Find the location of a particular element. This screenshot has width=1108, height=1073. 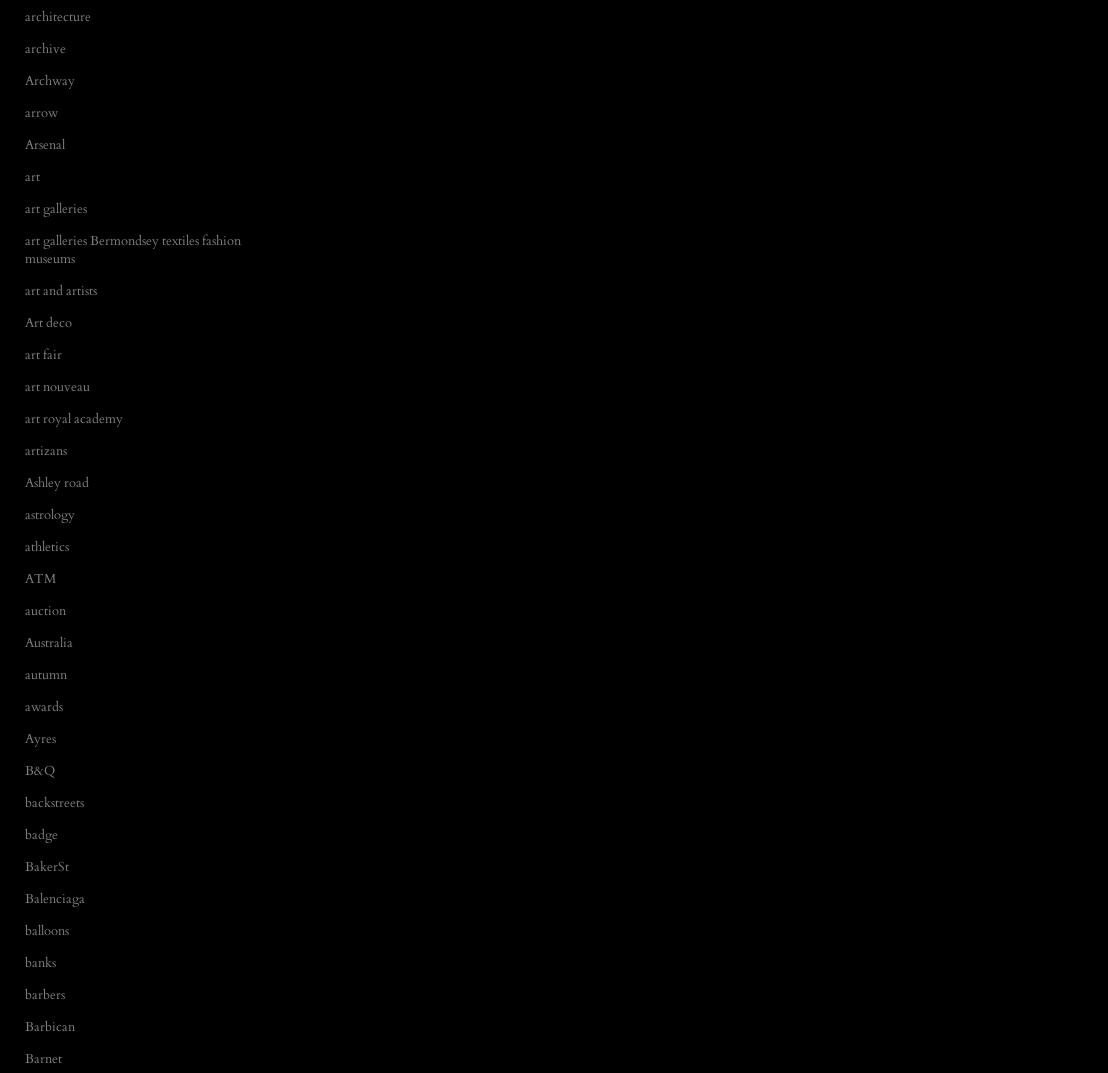

'Ashley road' is located at coordinates (55, 480).